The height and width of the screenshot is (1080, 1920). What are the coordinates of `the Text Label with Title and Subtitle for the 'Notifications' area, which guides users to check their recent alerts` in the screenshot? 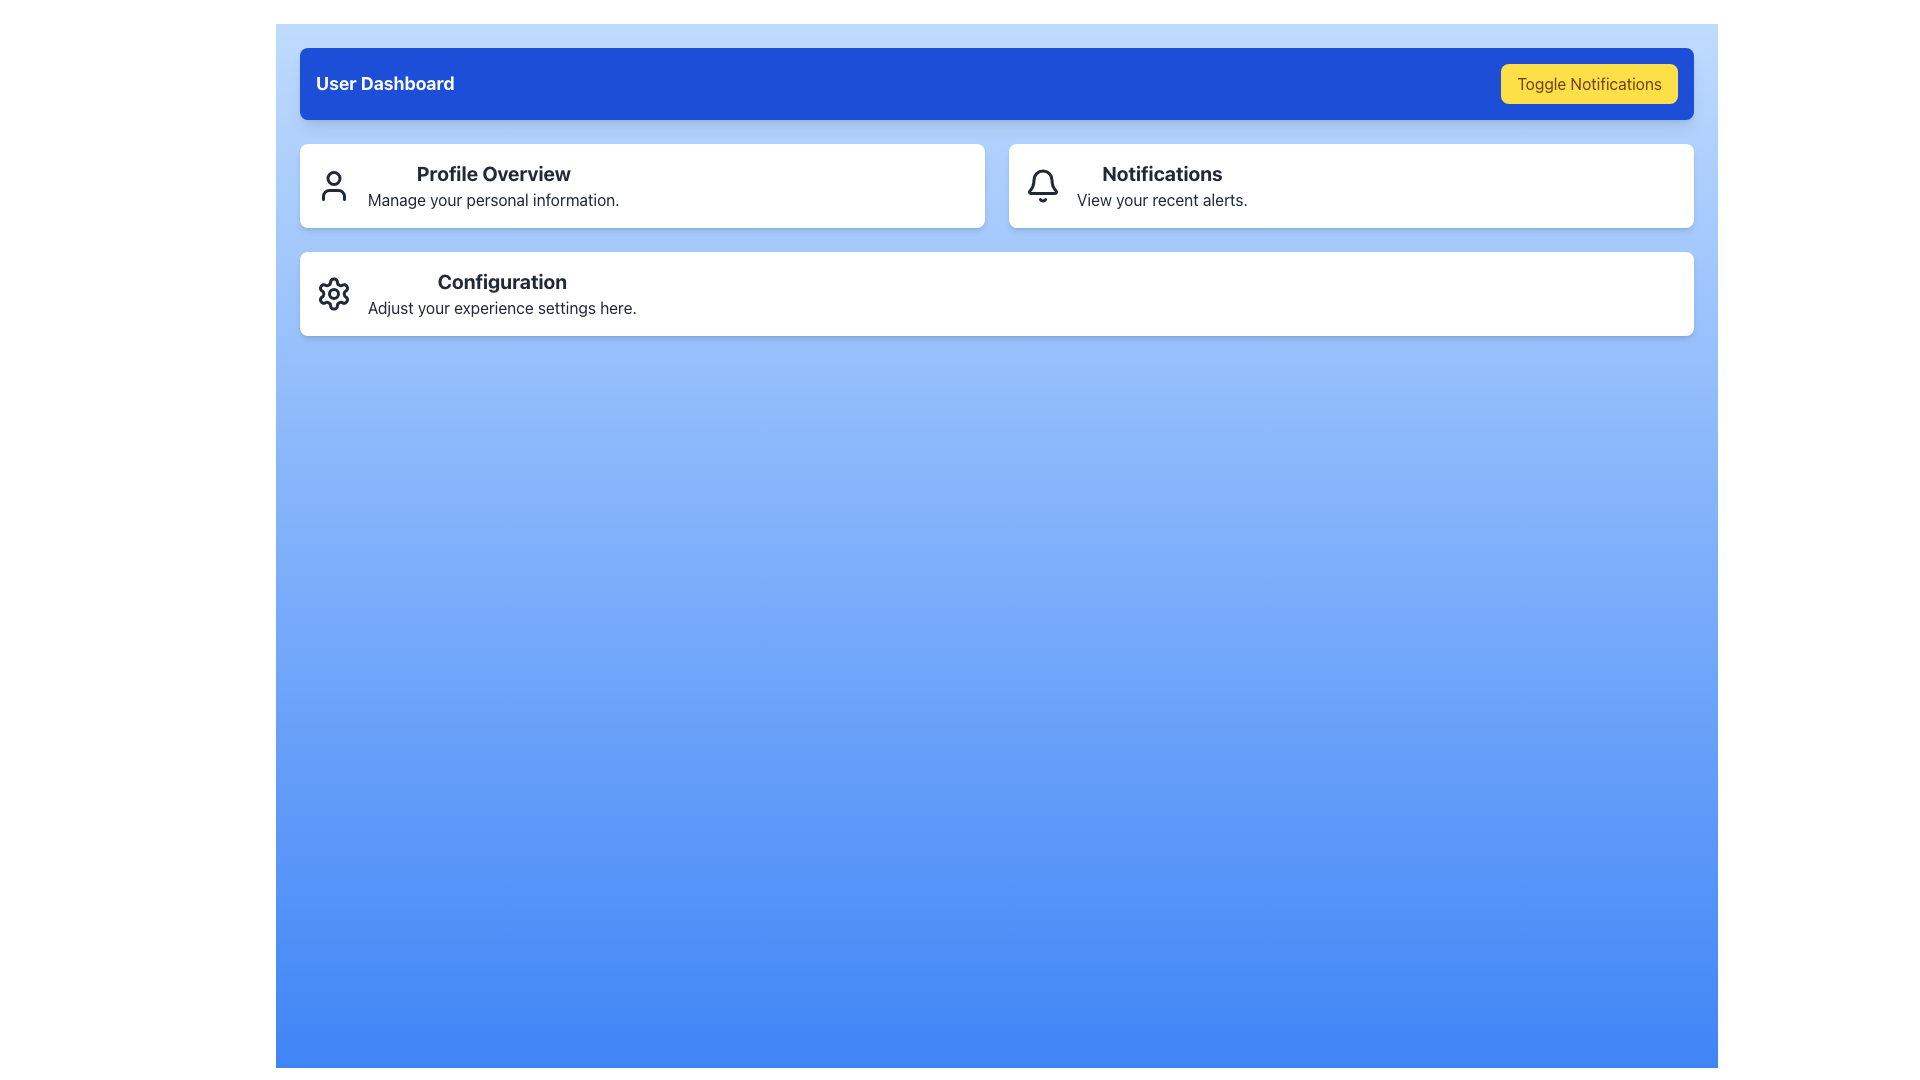 It's located at (1162, 185).